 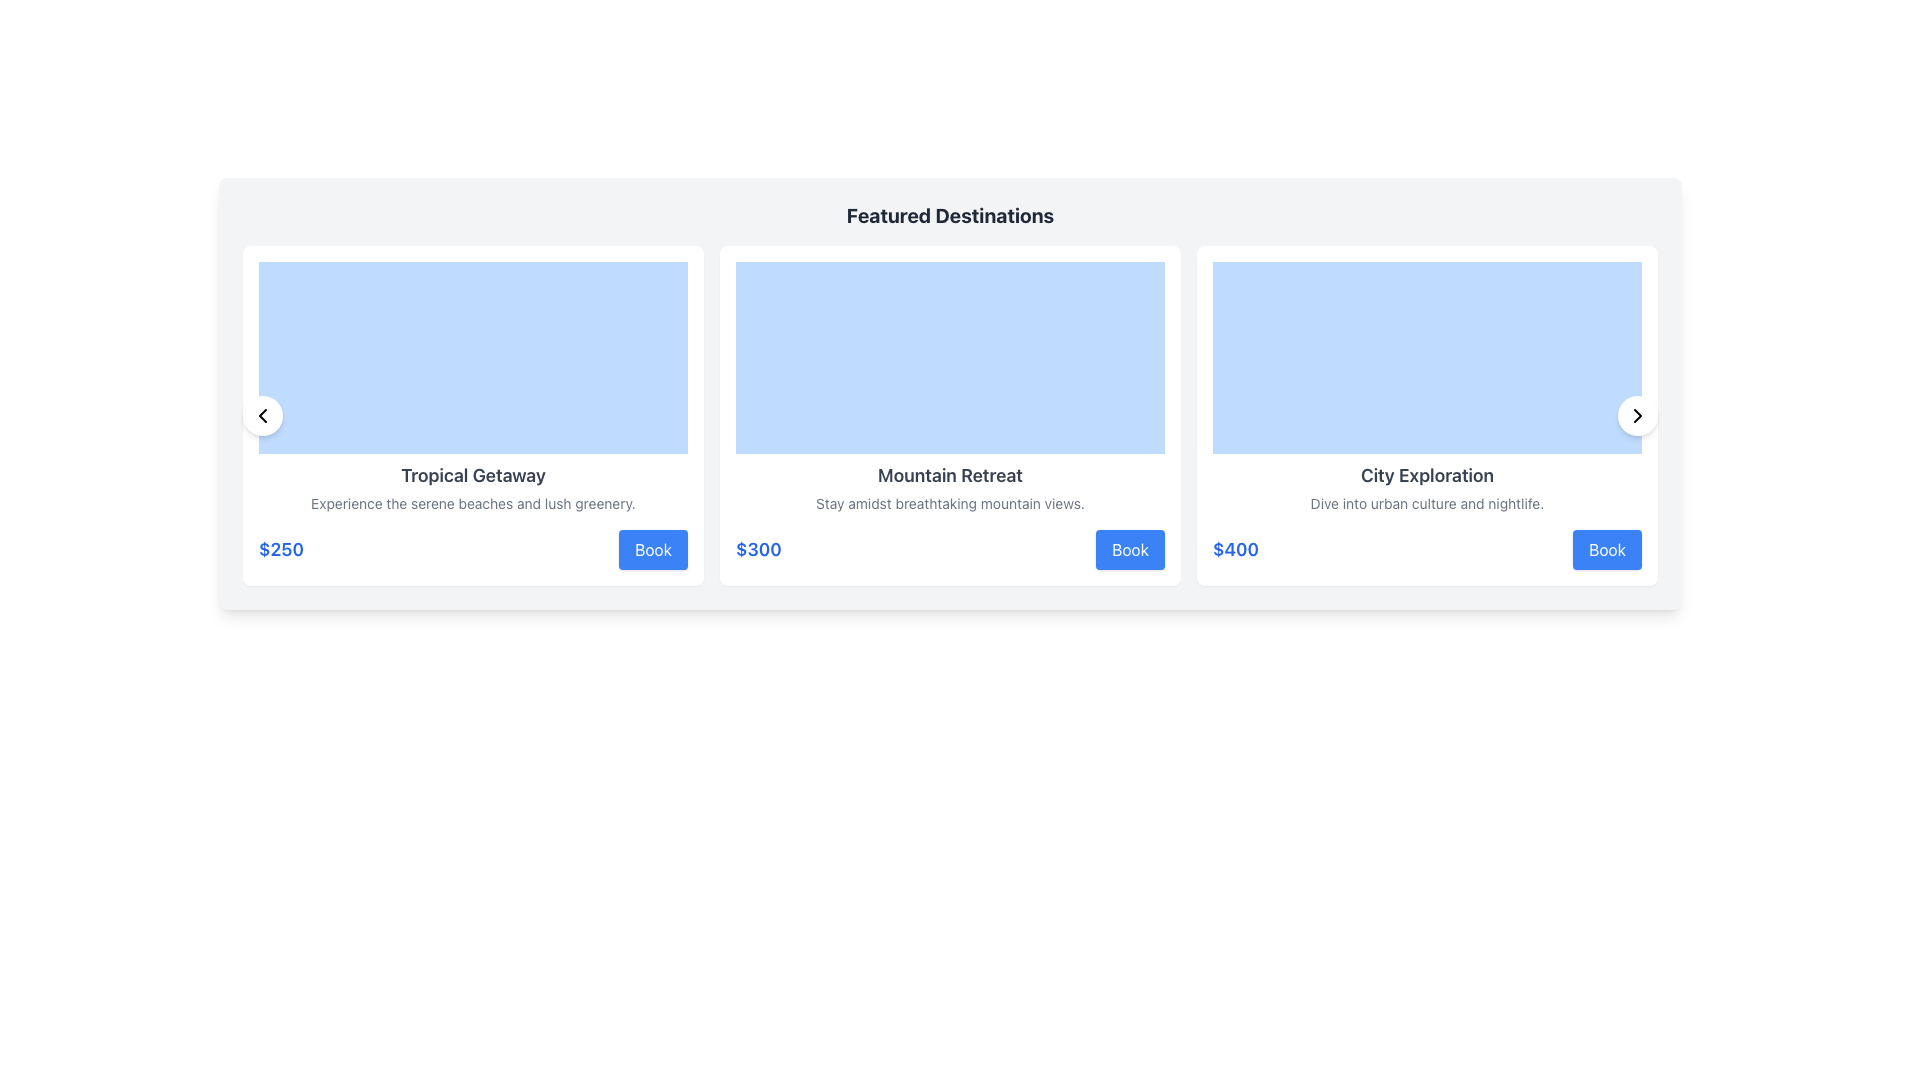 I want to click on the decorative placeholder block with a light blue background, located at the top of the 'Mountain Retreat' card layout, so click(x=949, y=357).